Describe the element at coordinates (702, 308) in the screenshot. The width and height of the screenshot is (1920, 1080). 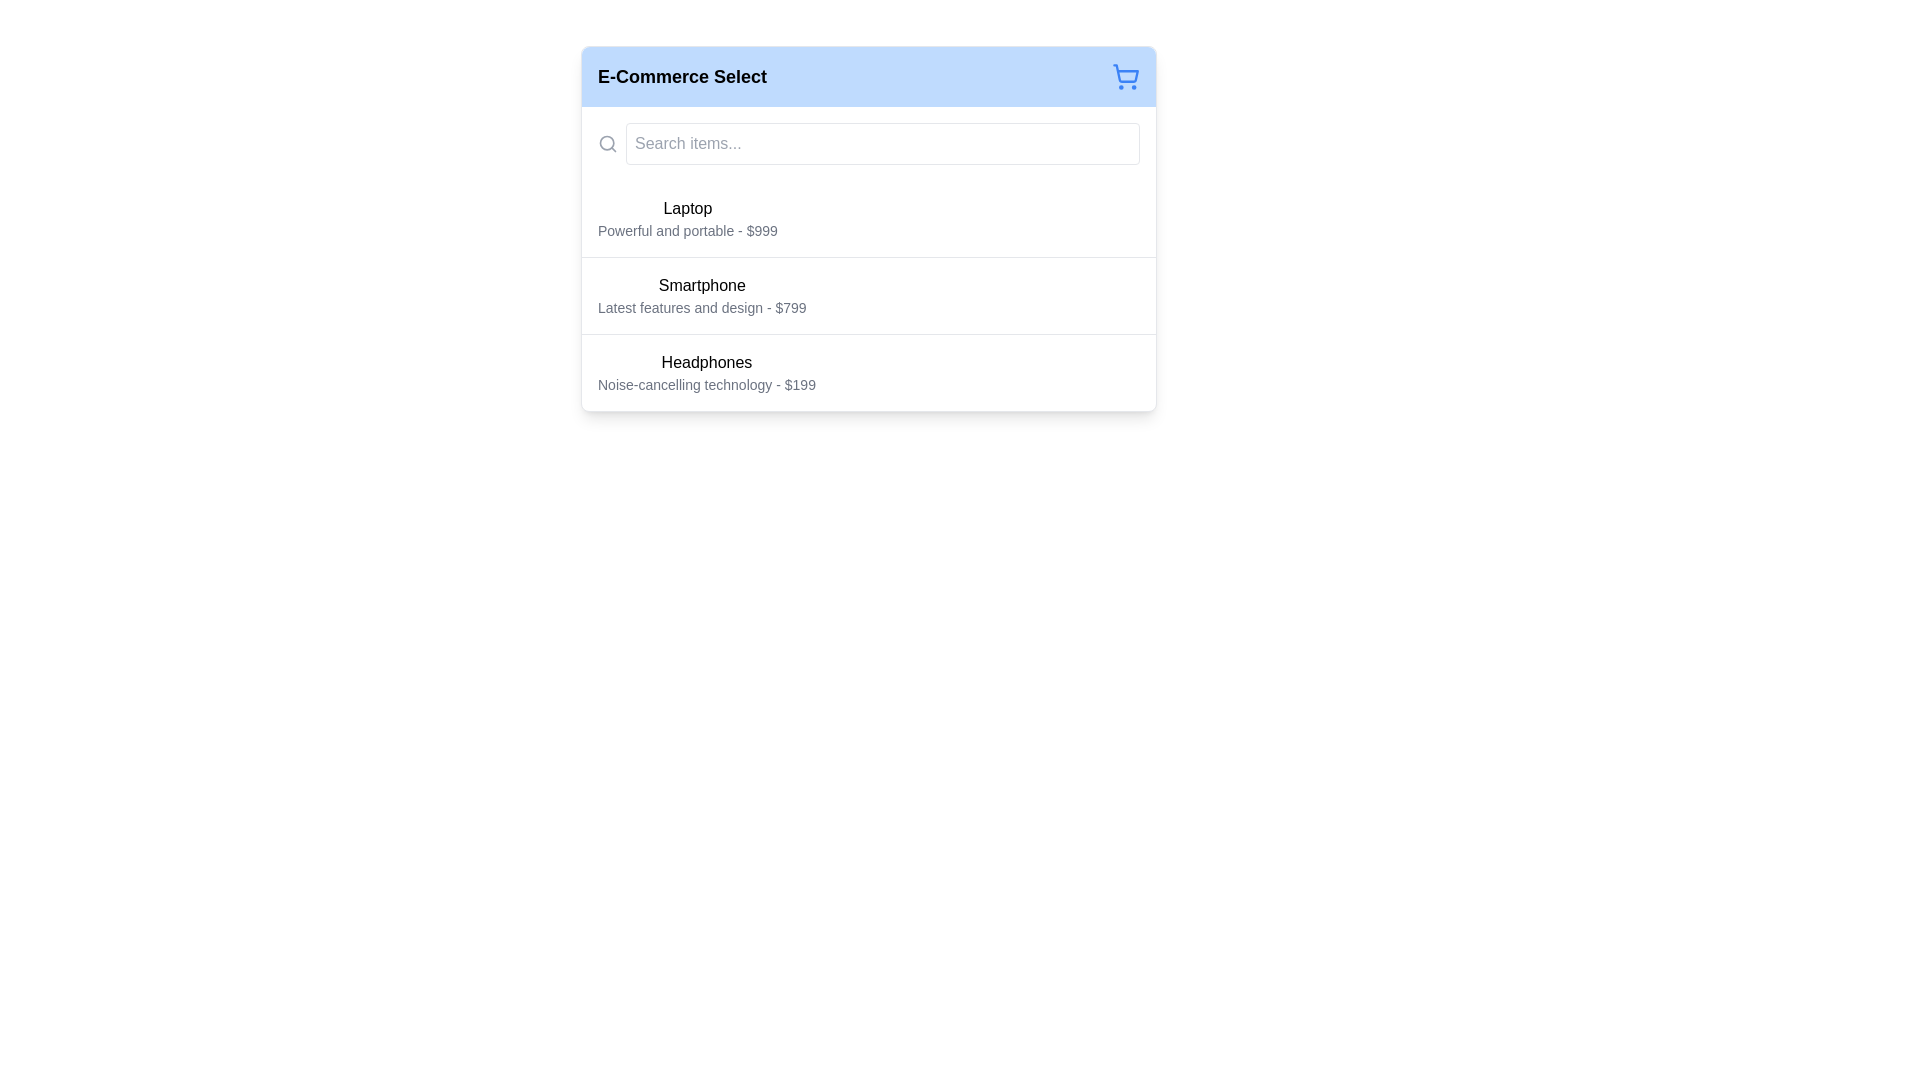
I see `text label that provides additional information and the price of the product 'Smartphone', which is positioned directly below the bold text element labeled 'Smartphone'` at that location.